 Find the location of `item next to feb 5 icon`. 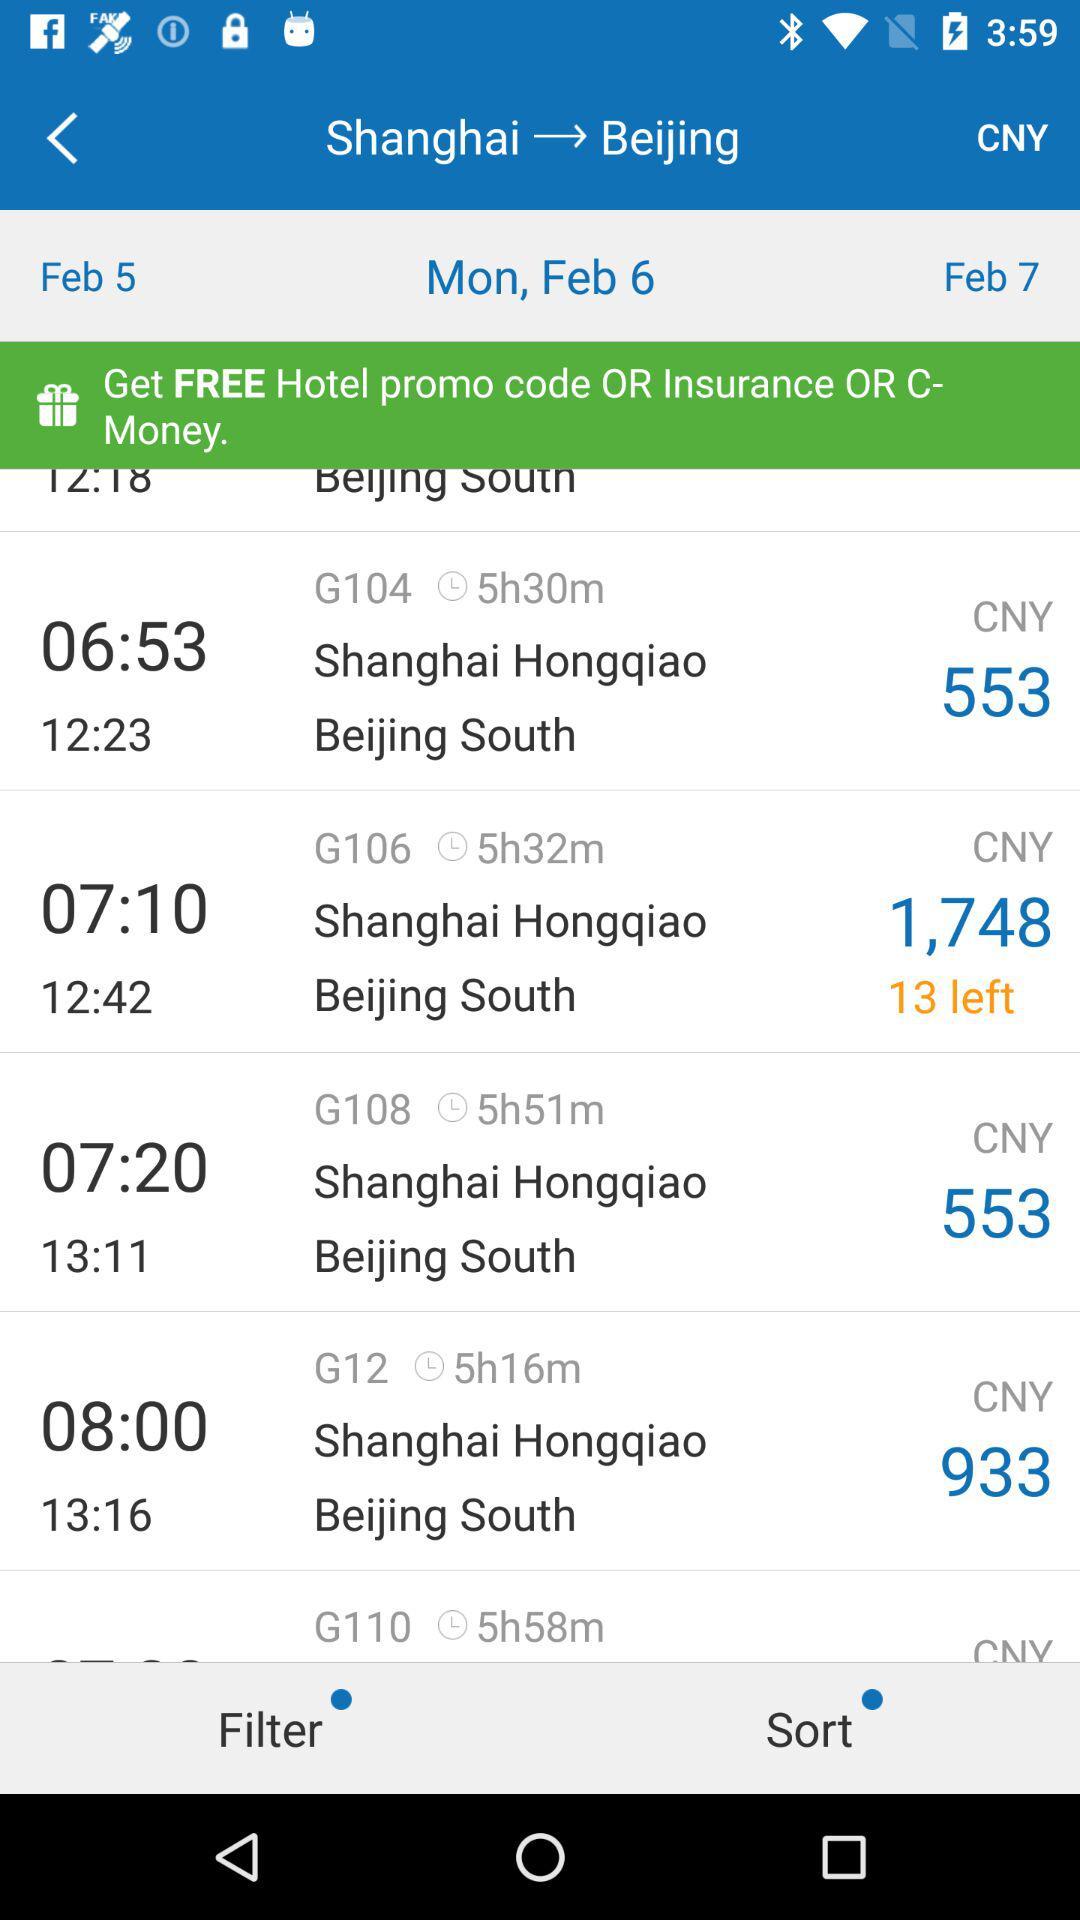

item next to feb 5 icon is located at coordinates (540, 274).